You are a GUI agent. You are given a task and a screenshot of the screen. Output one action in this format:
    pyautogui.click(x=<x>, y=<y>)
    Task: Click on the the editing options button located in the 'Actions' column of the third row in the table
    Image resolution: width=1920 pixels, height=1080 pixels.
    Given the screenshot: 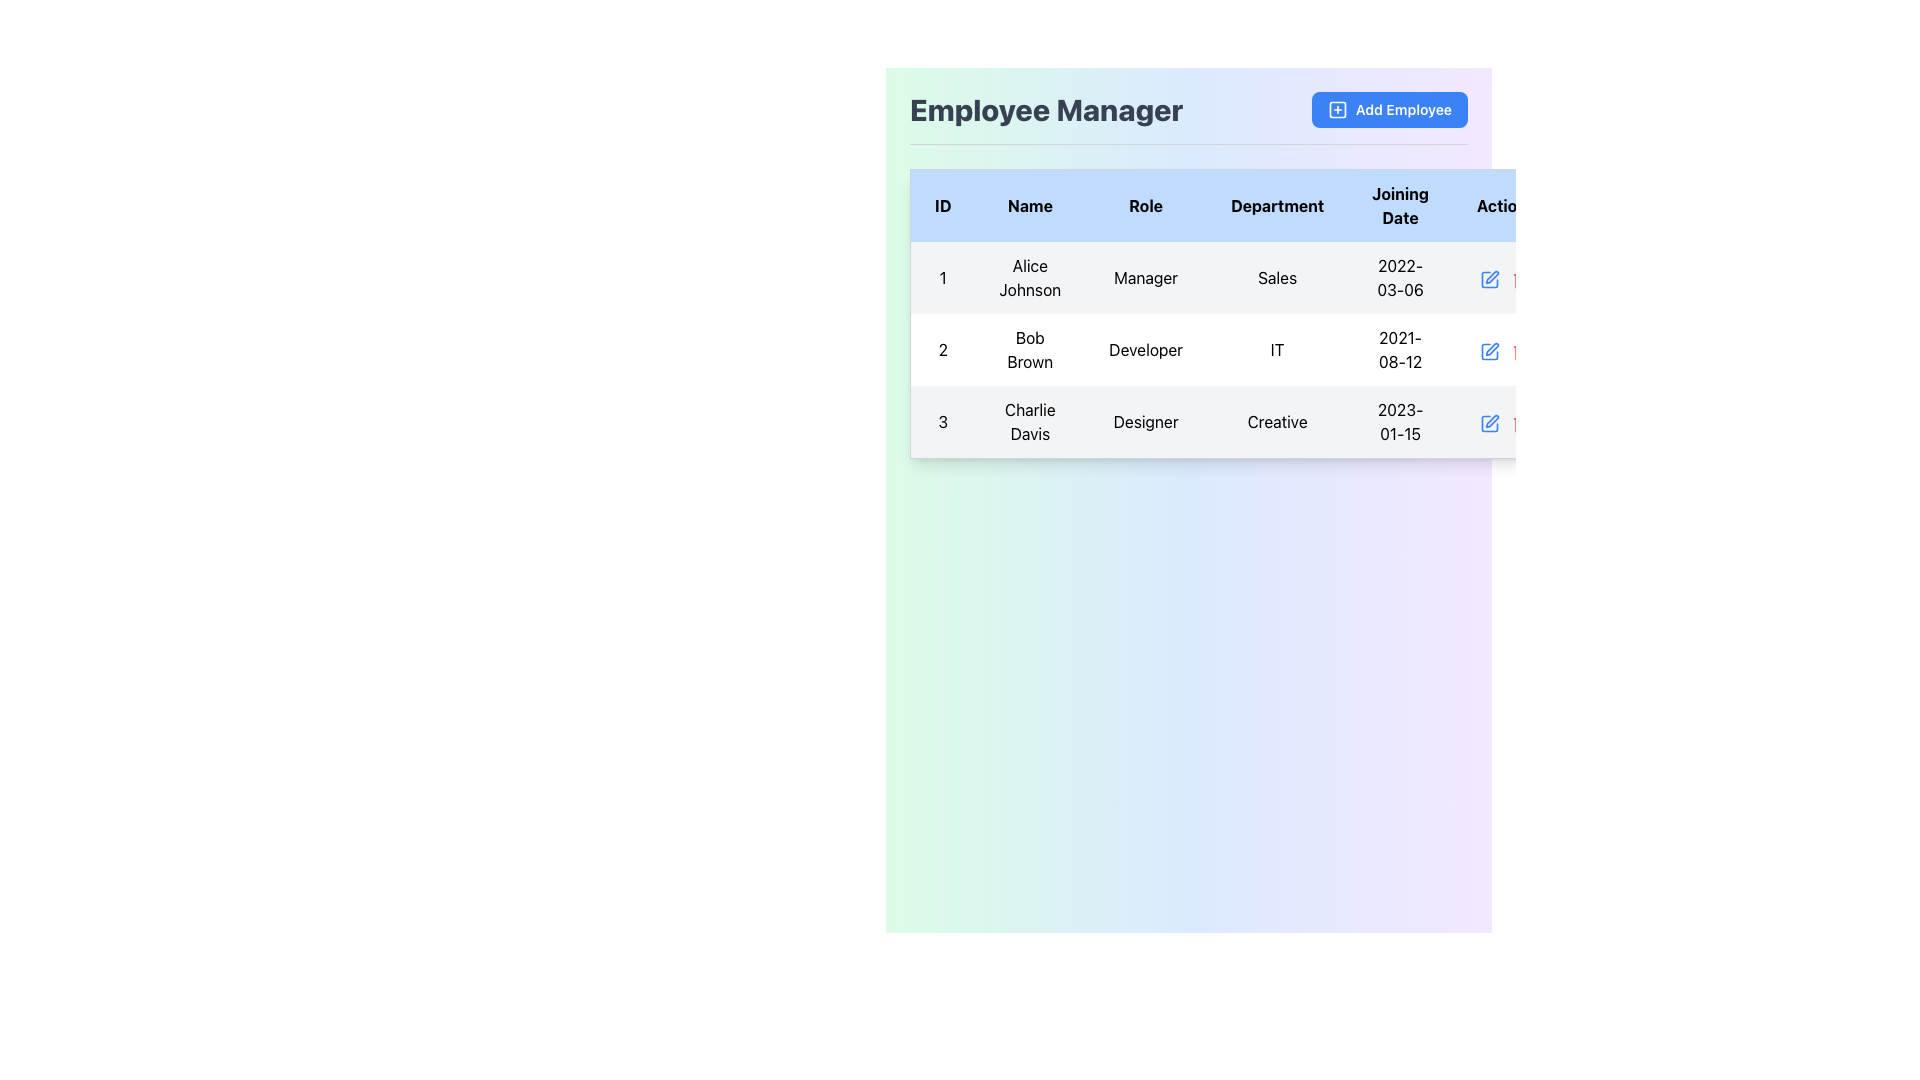 What is the action you would take?
    pyautogui.click(x=1490, y=422)
    